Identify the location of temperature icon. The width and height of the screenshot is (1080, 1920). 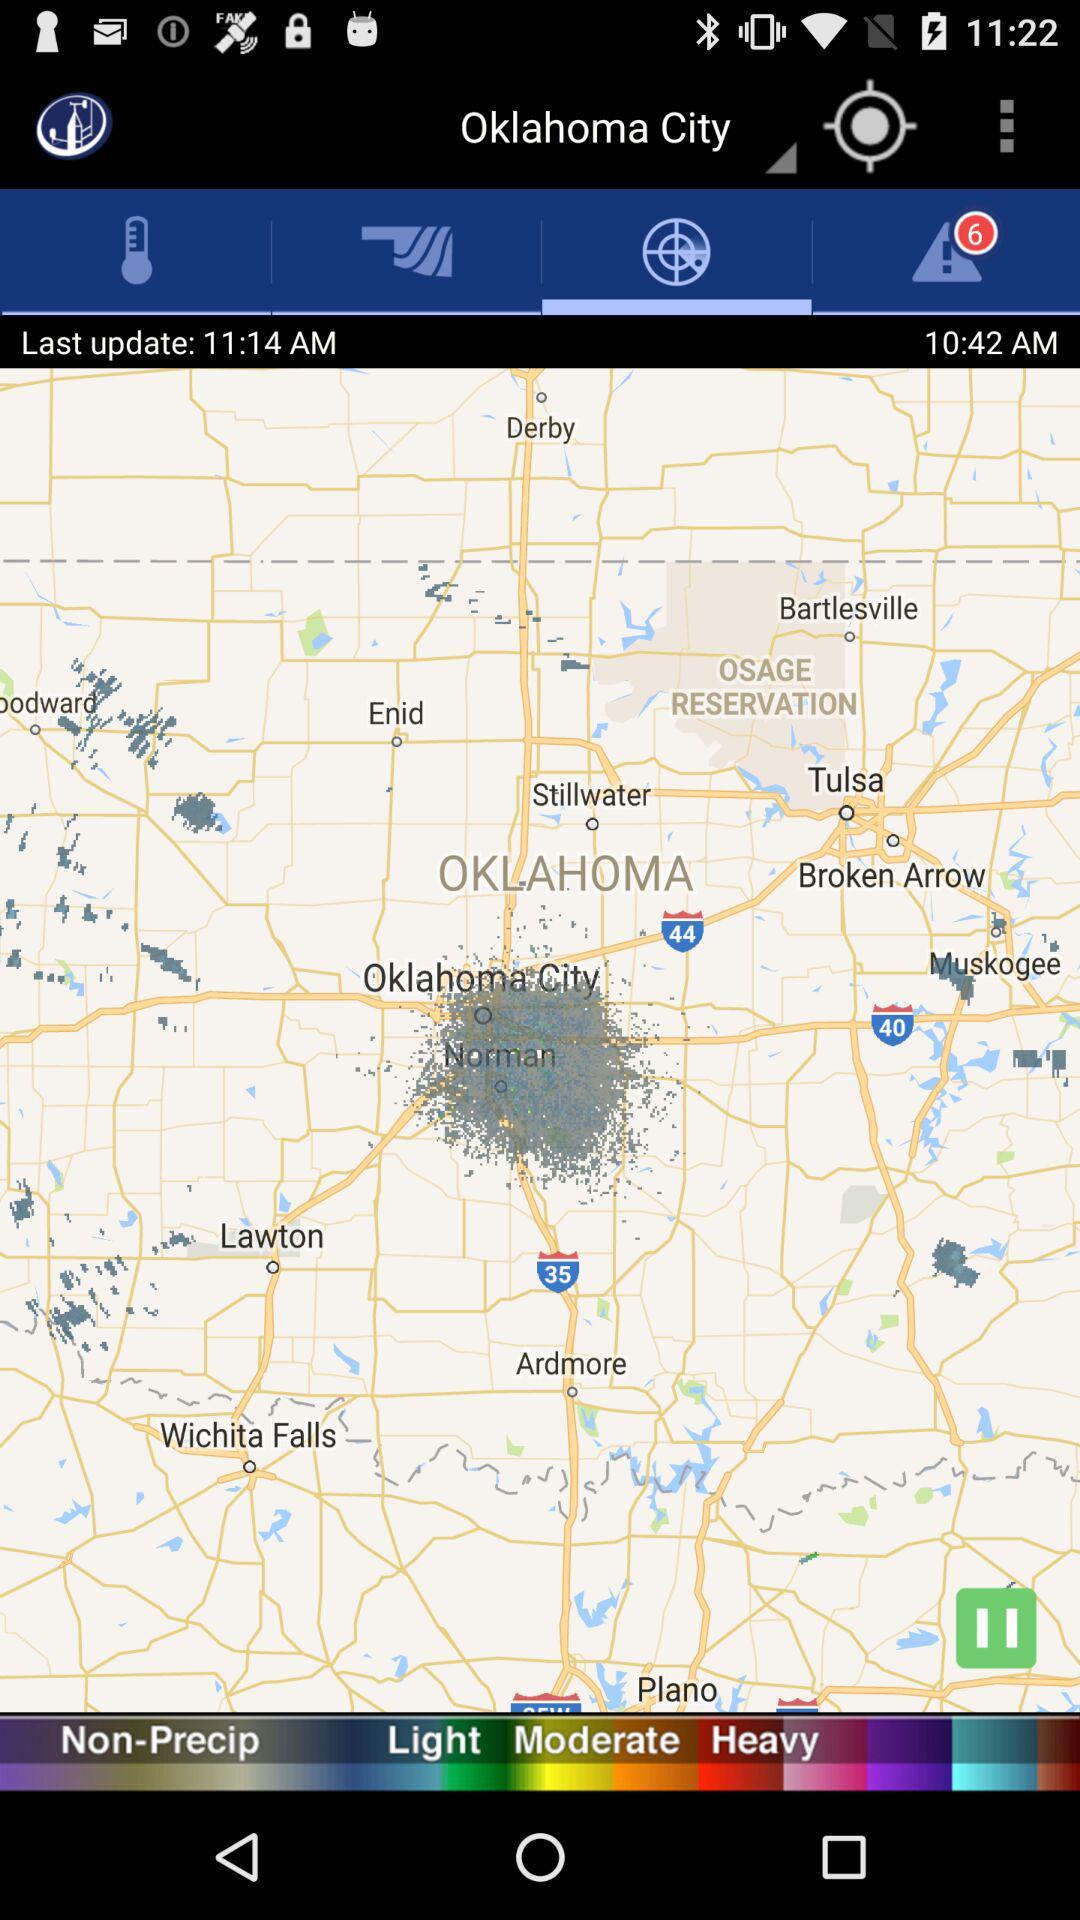
(136, 251).